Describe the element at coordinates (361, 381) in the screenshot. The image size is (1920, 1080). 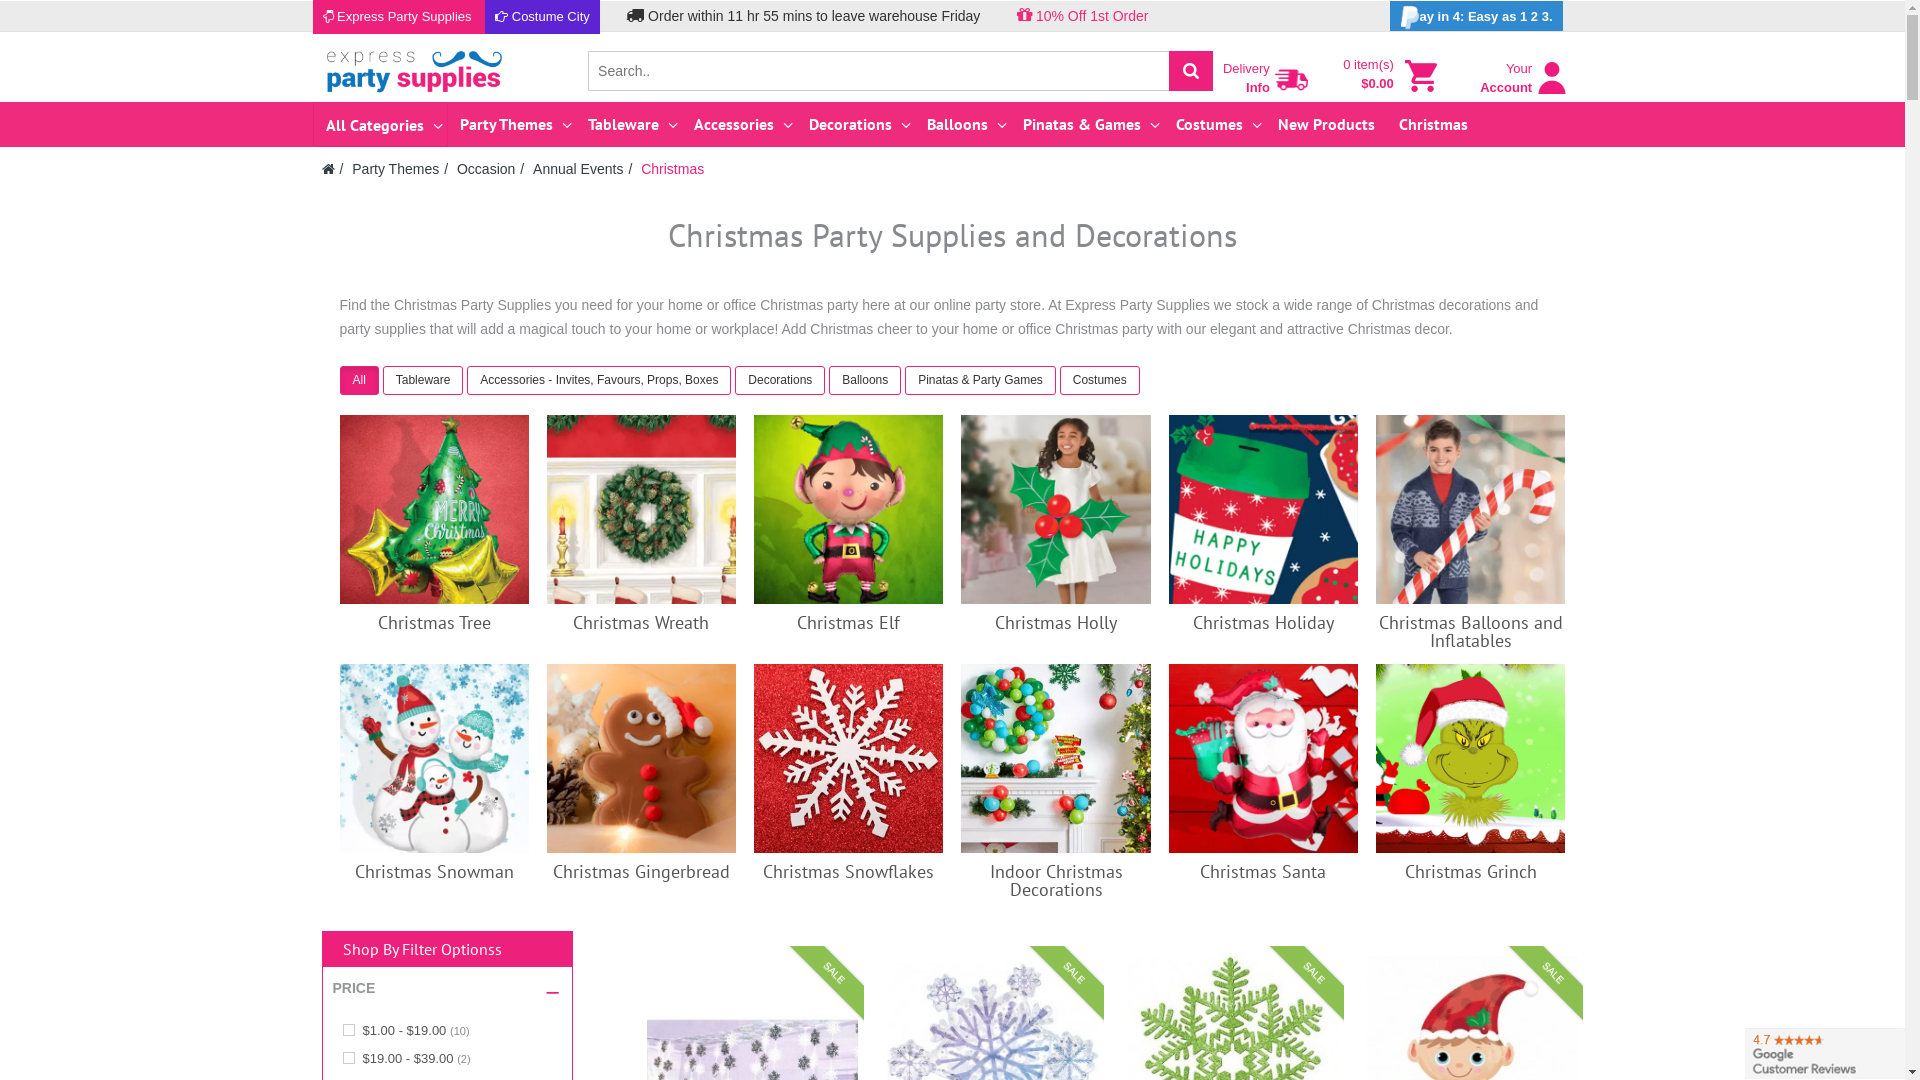
I see `'All'` at that location.